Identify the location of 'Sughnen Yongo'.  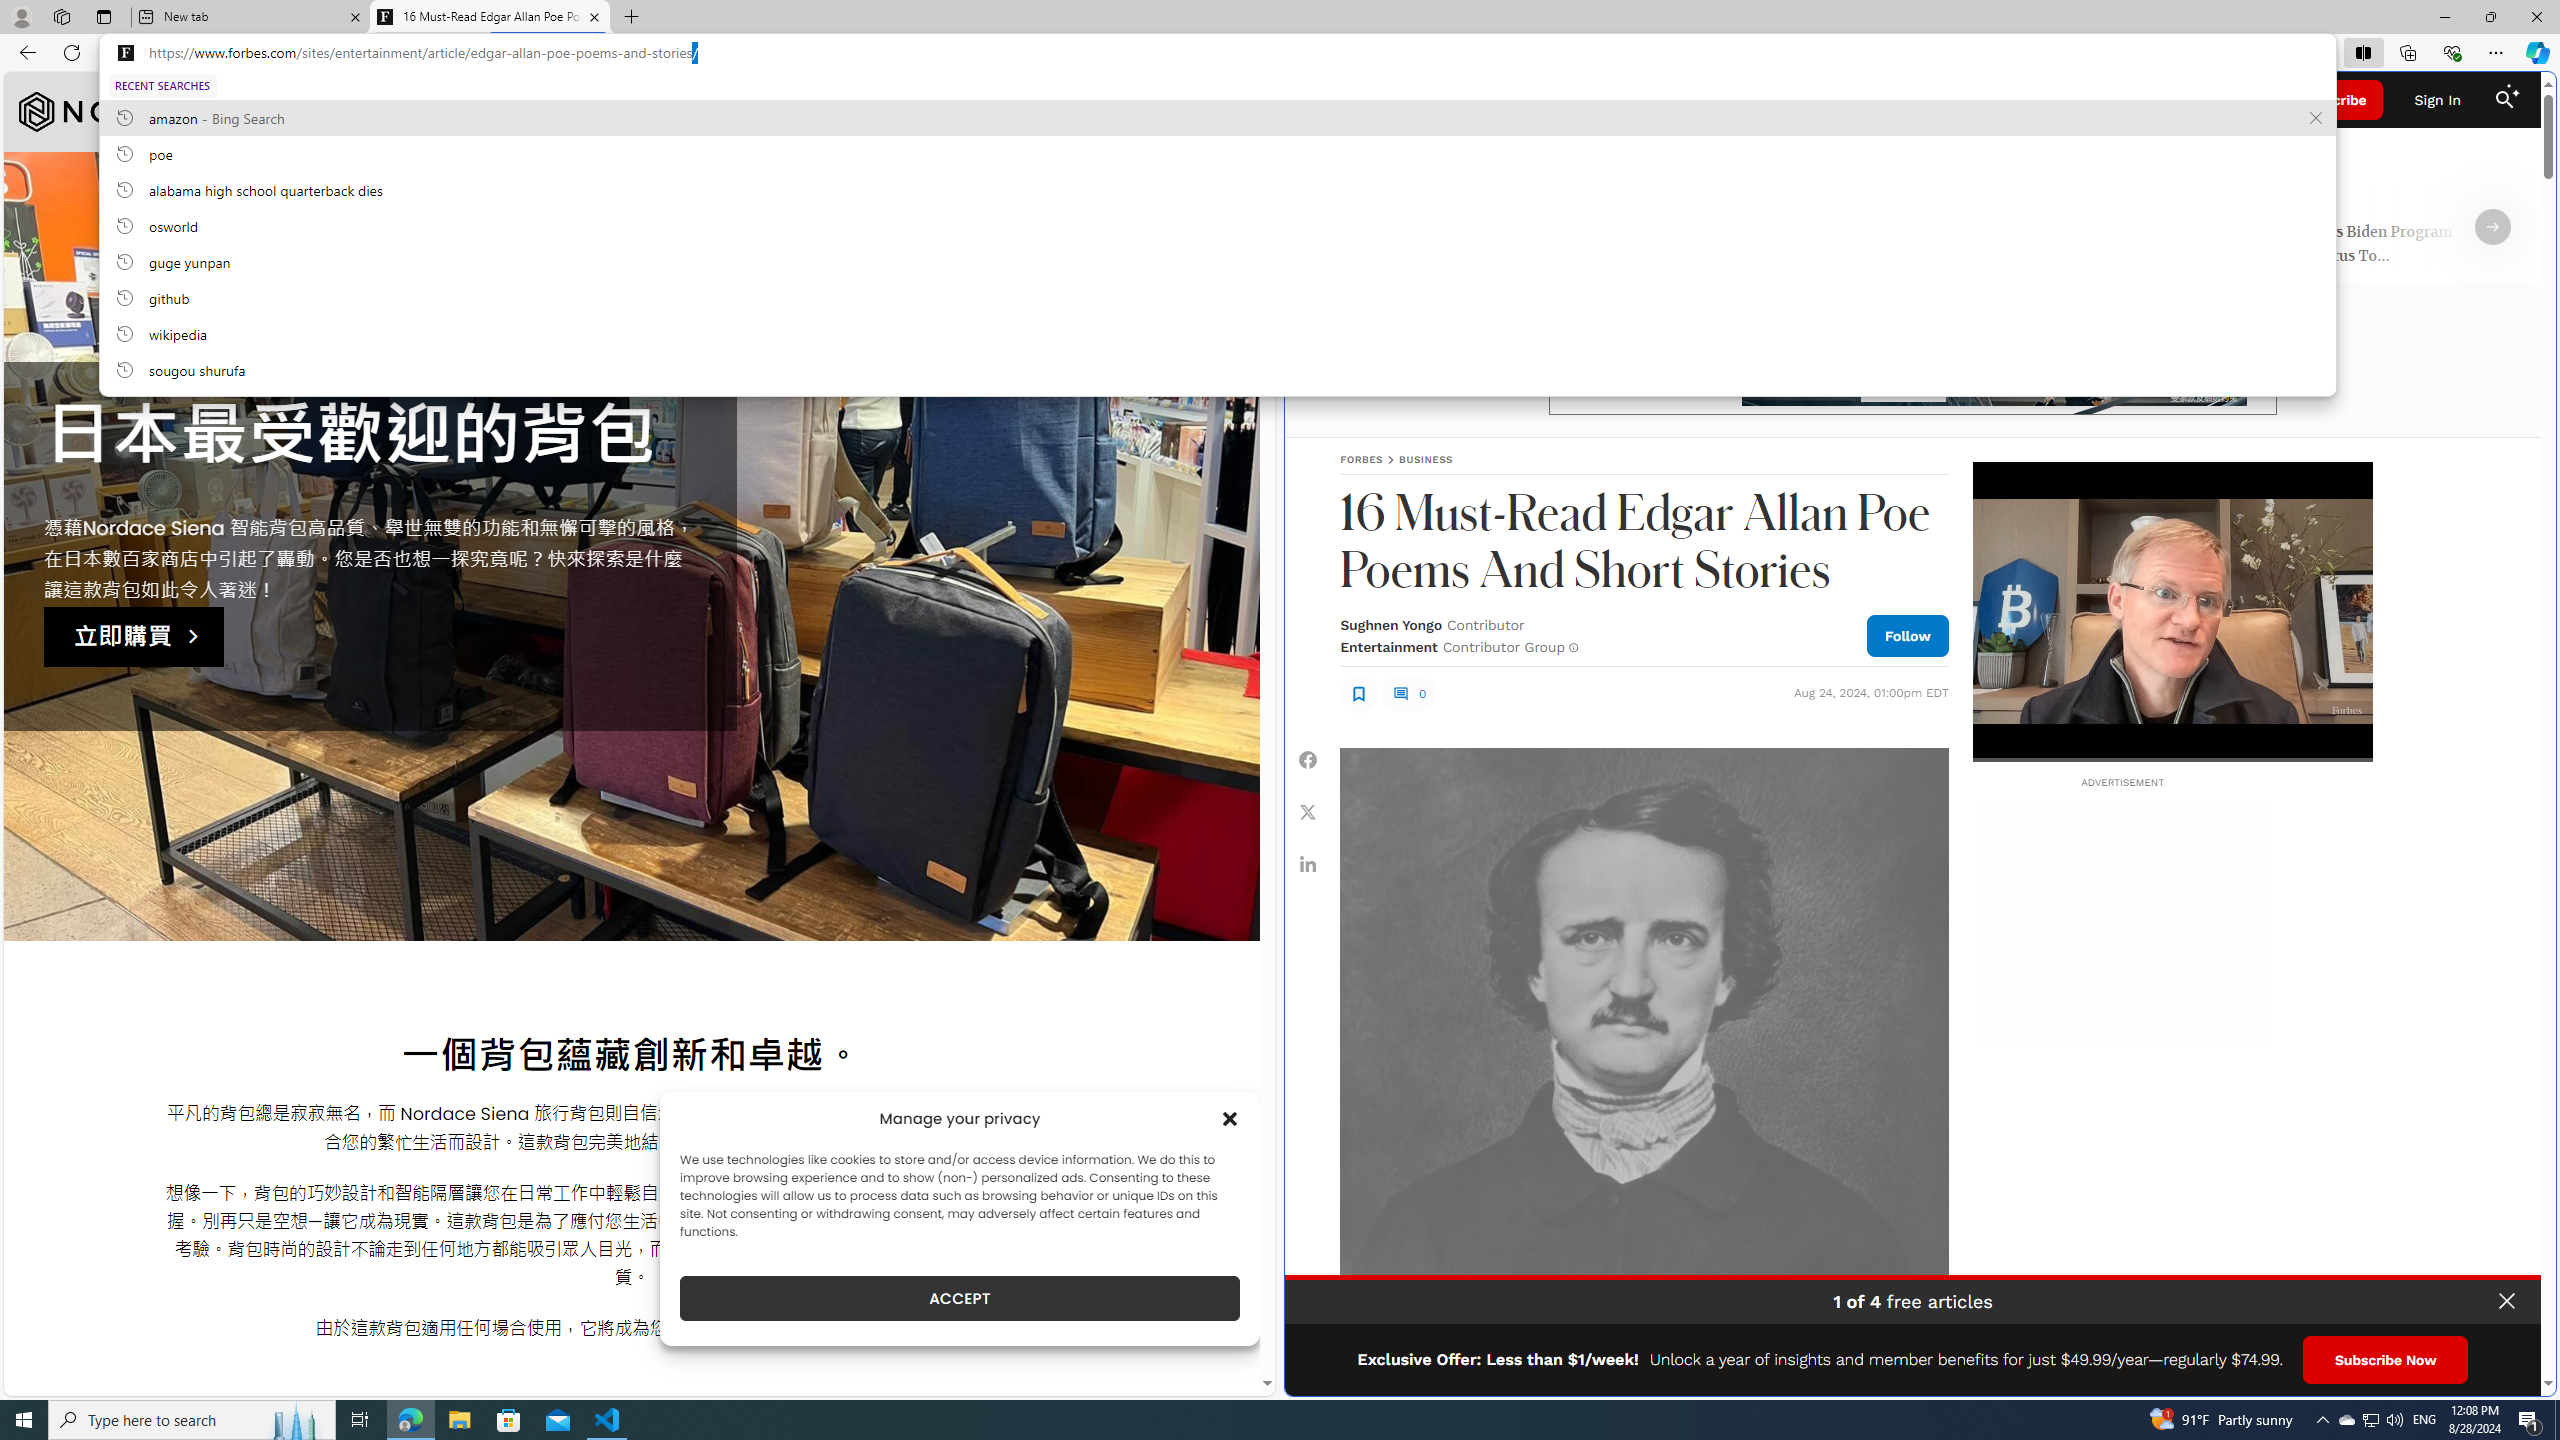
(1390, 624).